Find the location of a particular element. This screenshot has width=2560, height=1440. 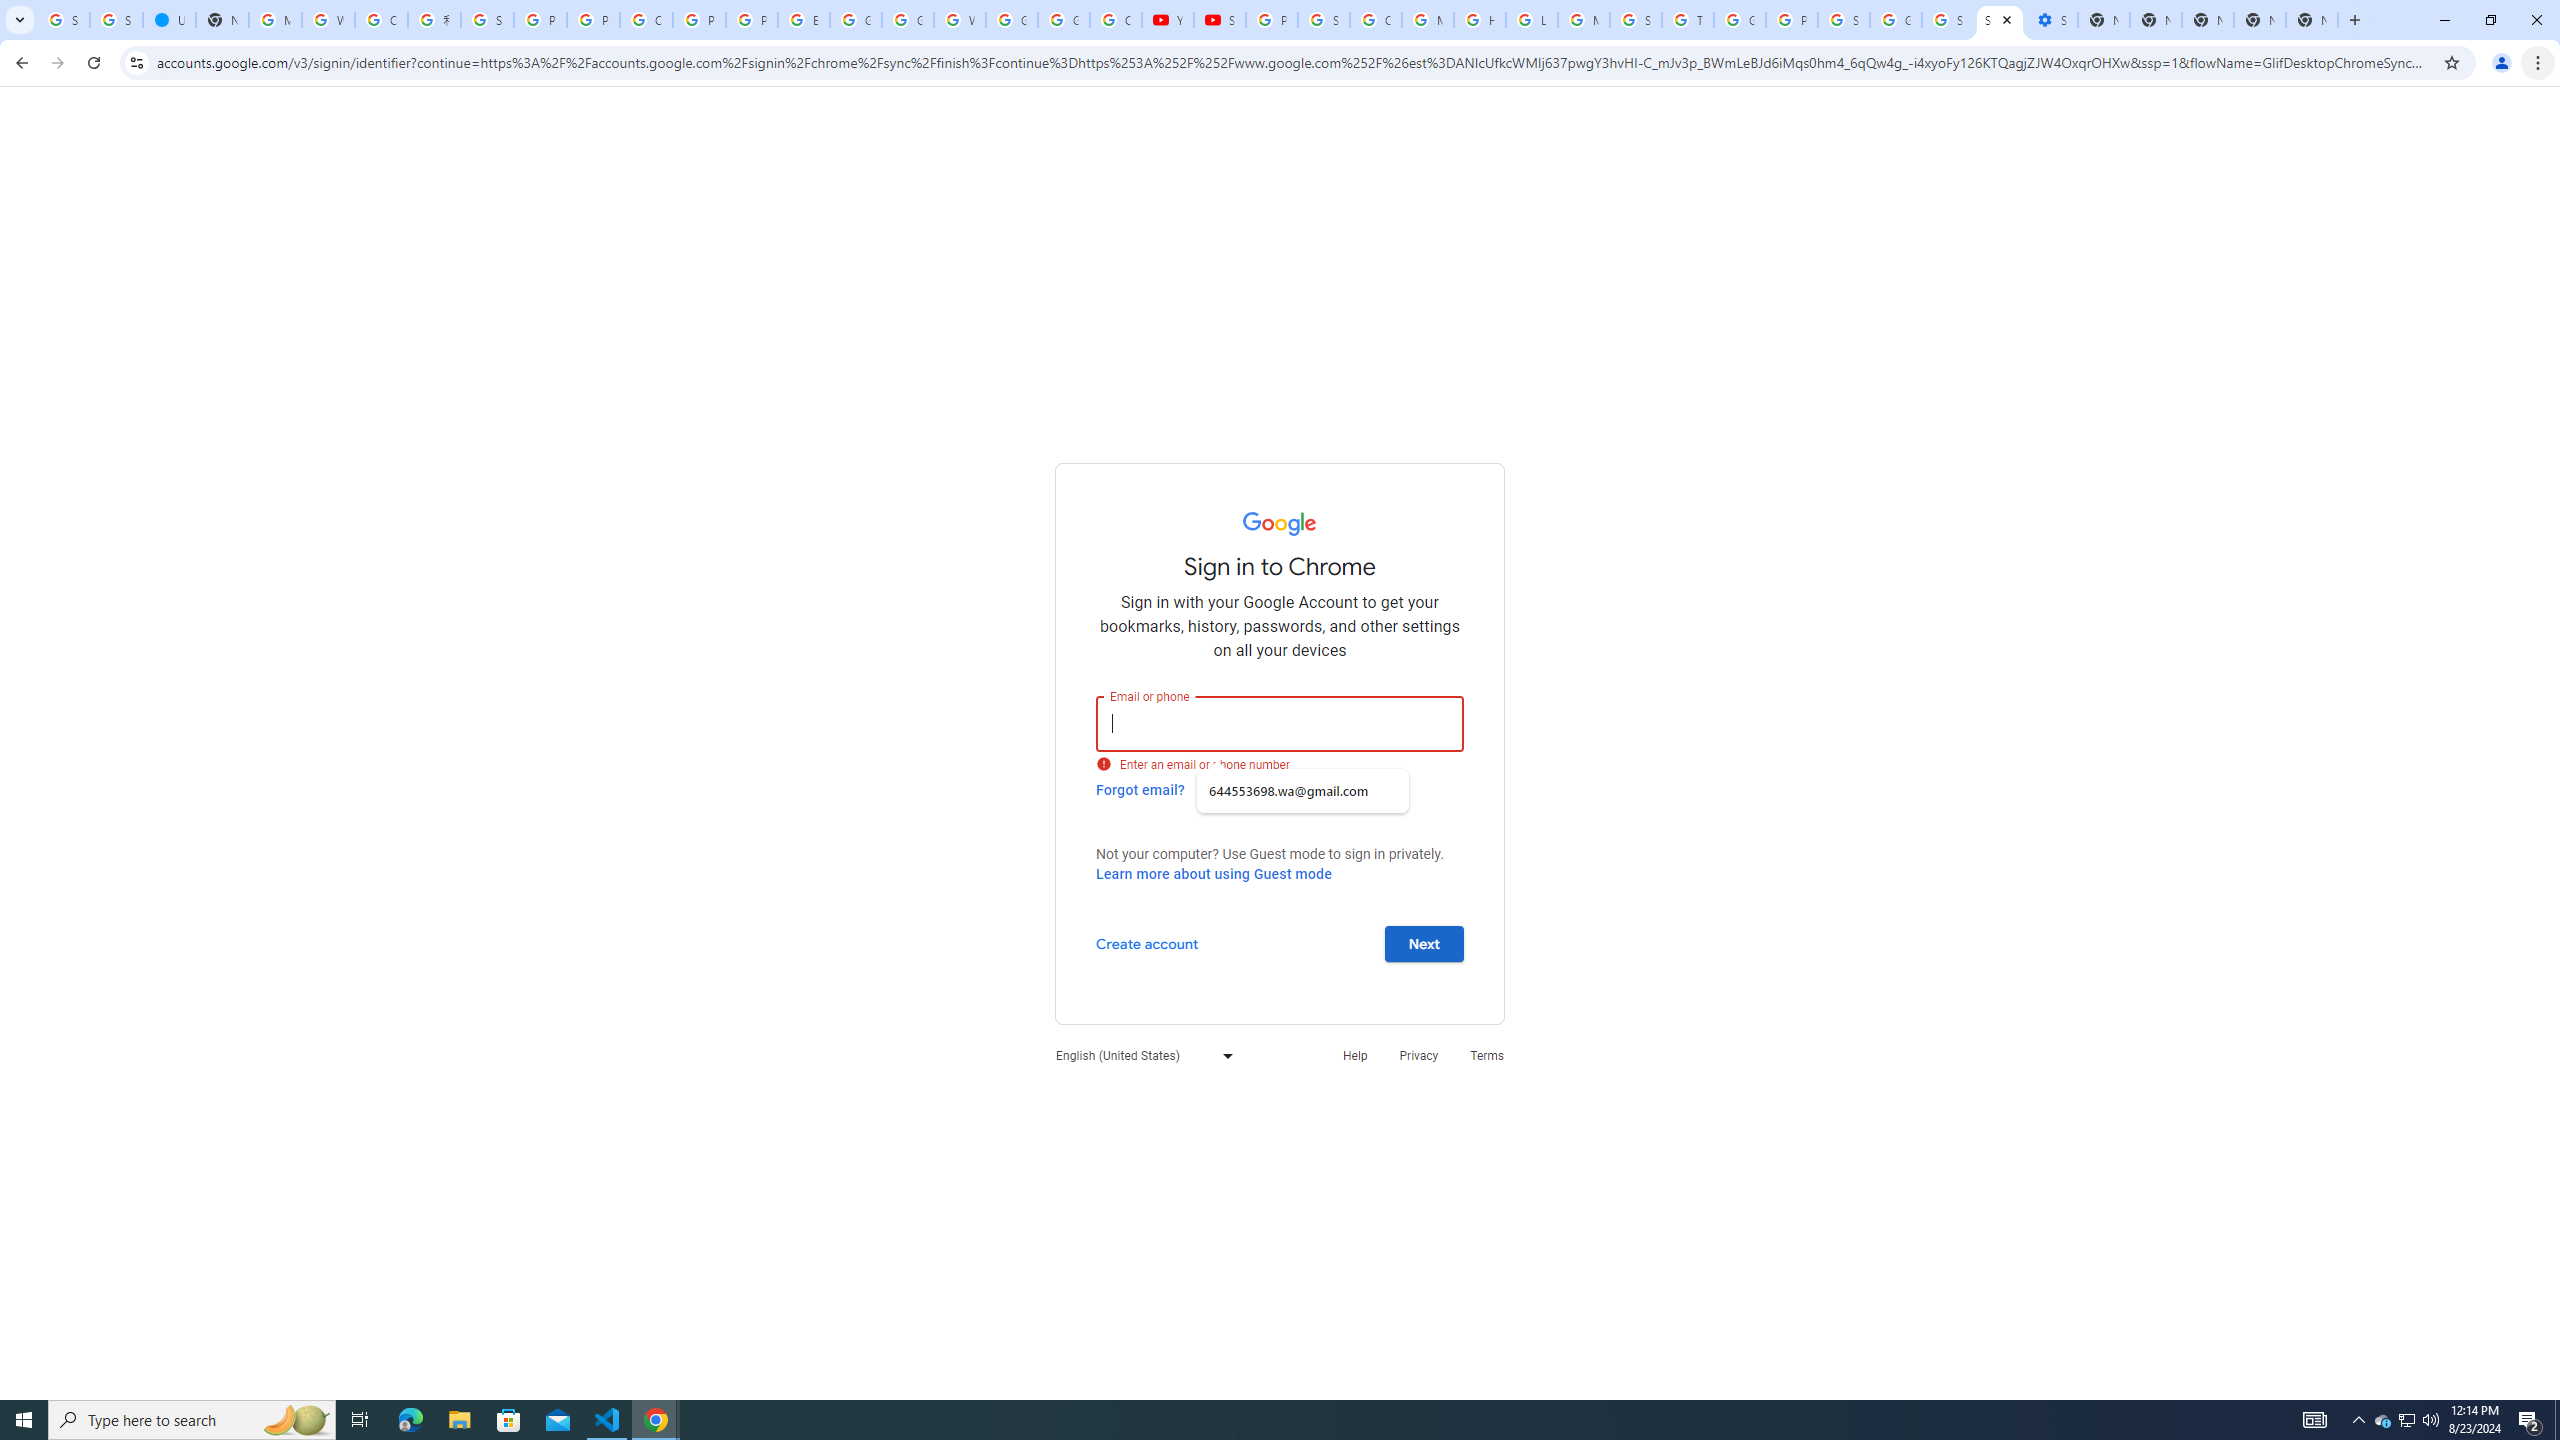

'644553698.wa@gmail.com' is located at coordinates (1303, 790).